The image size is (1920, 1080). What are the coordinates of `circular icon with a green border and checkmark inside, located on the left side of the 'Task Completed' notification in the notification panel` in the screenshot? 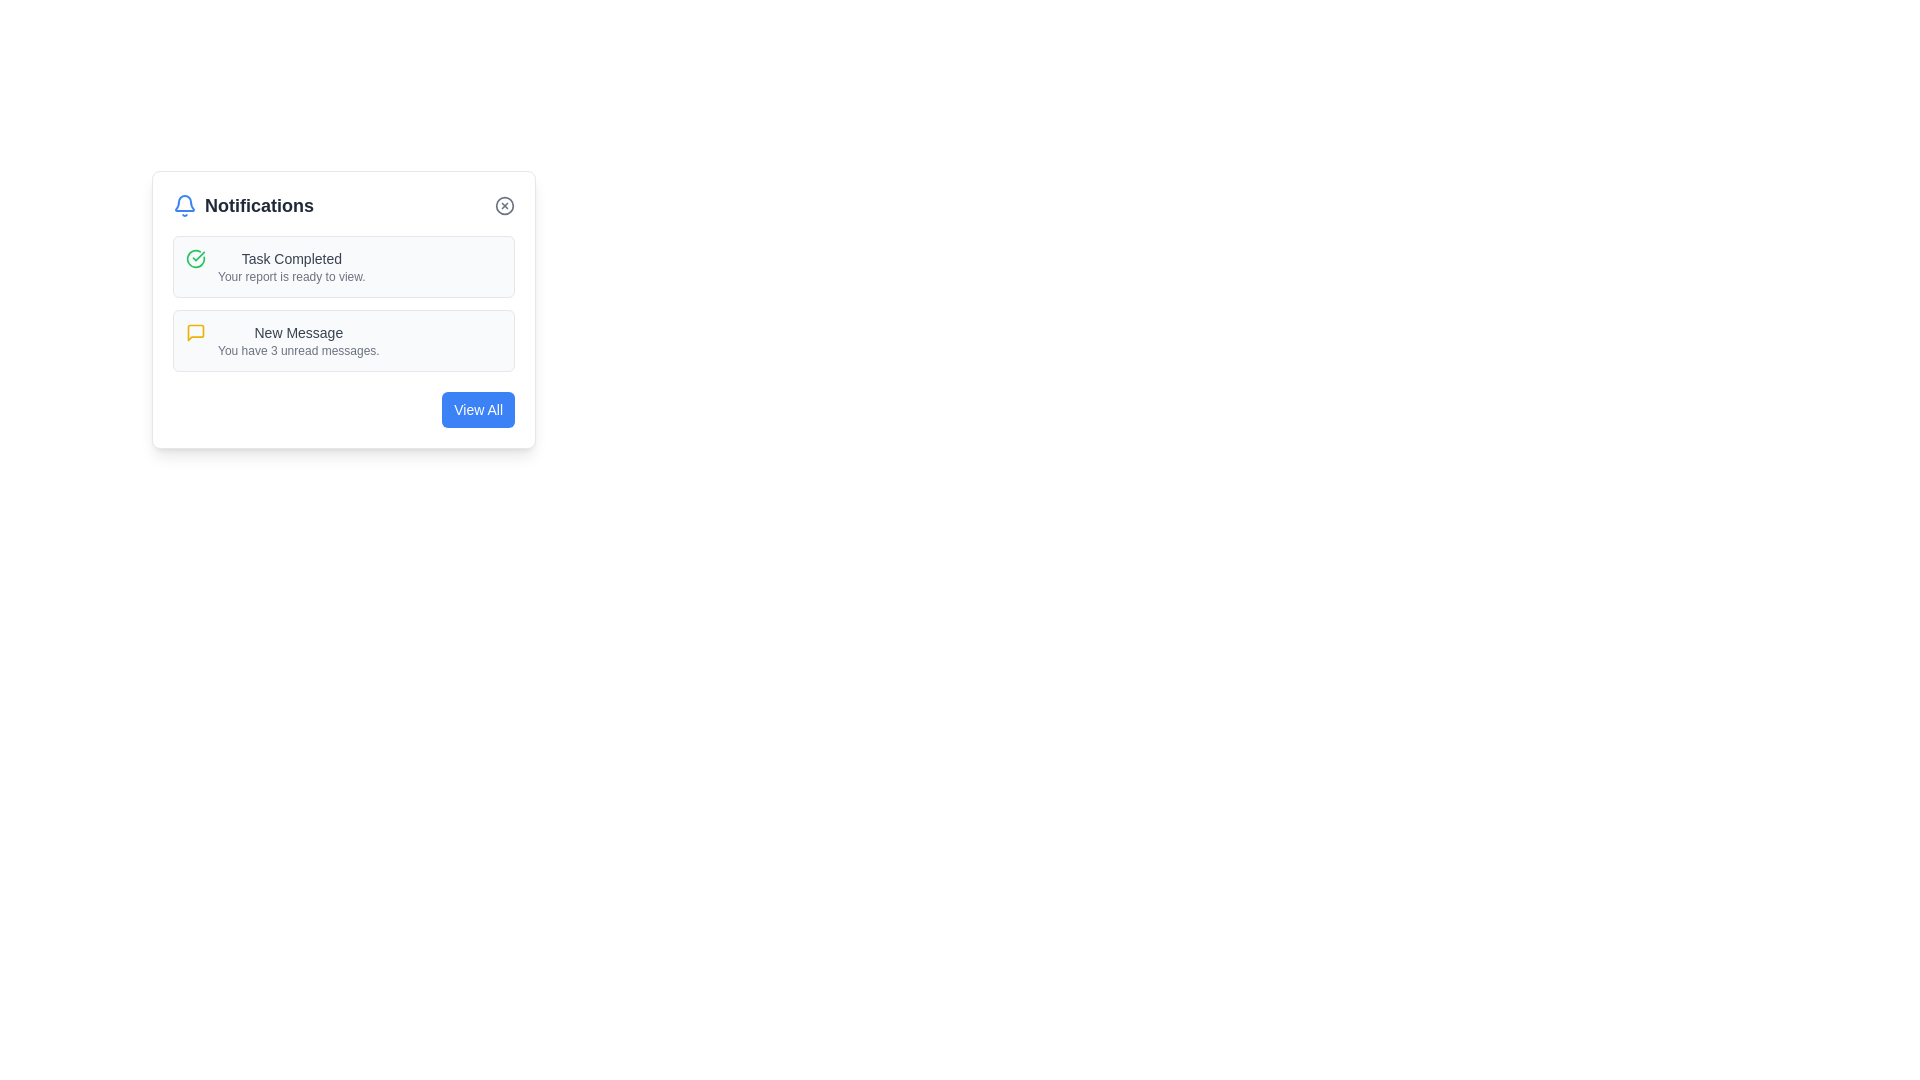 It's located at (196, 257).